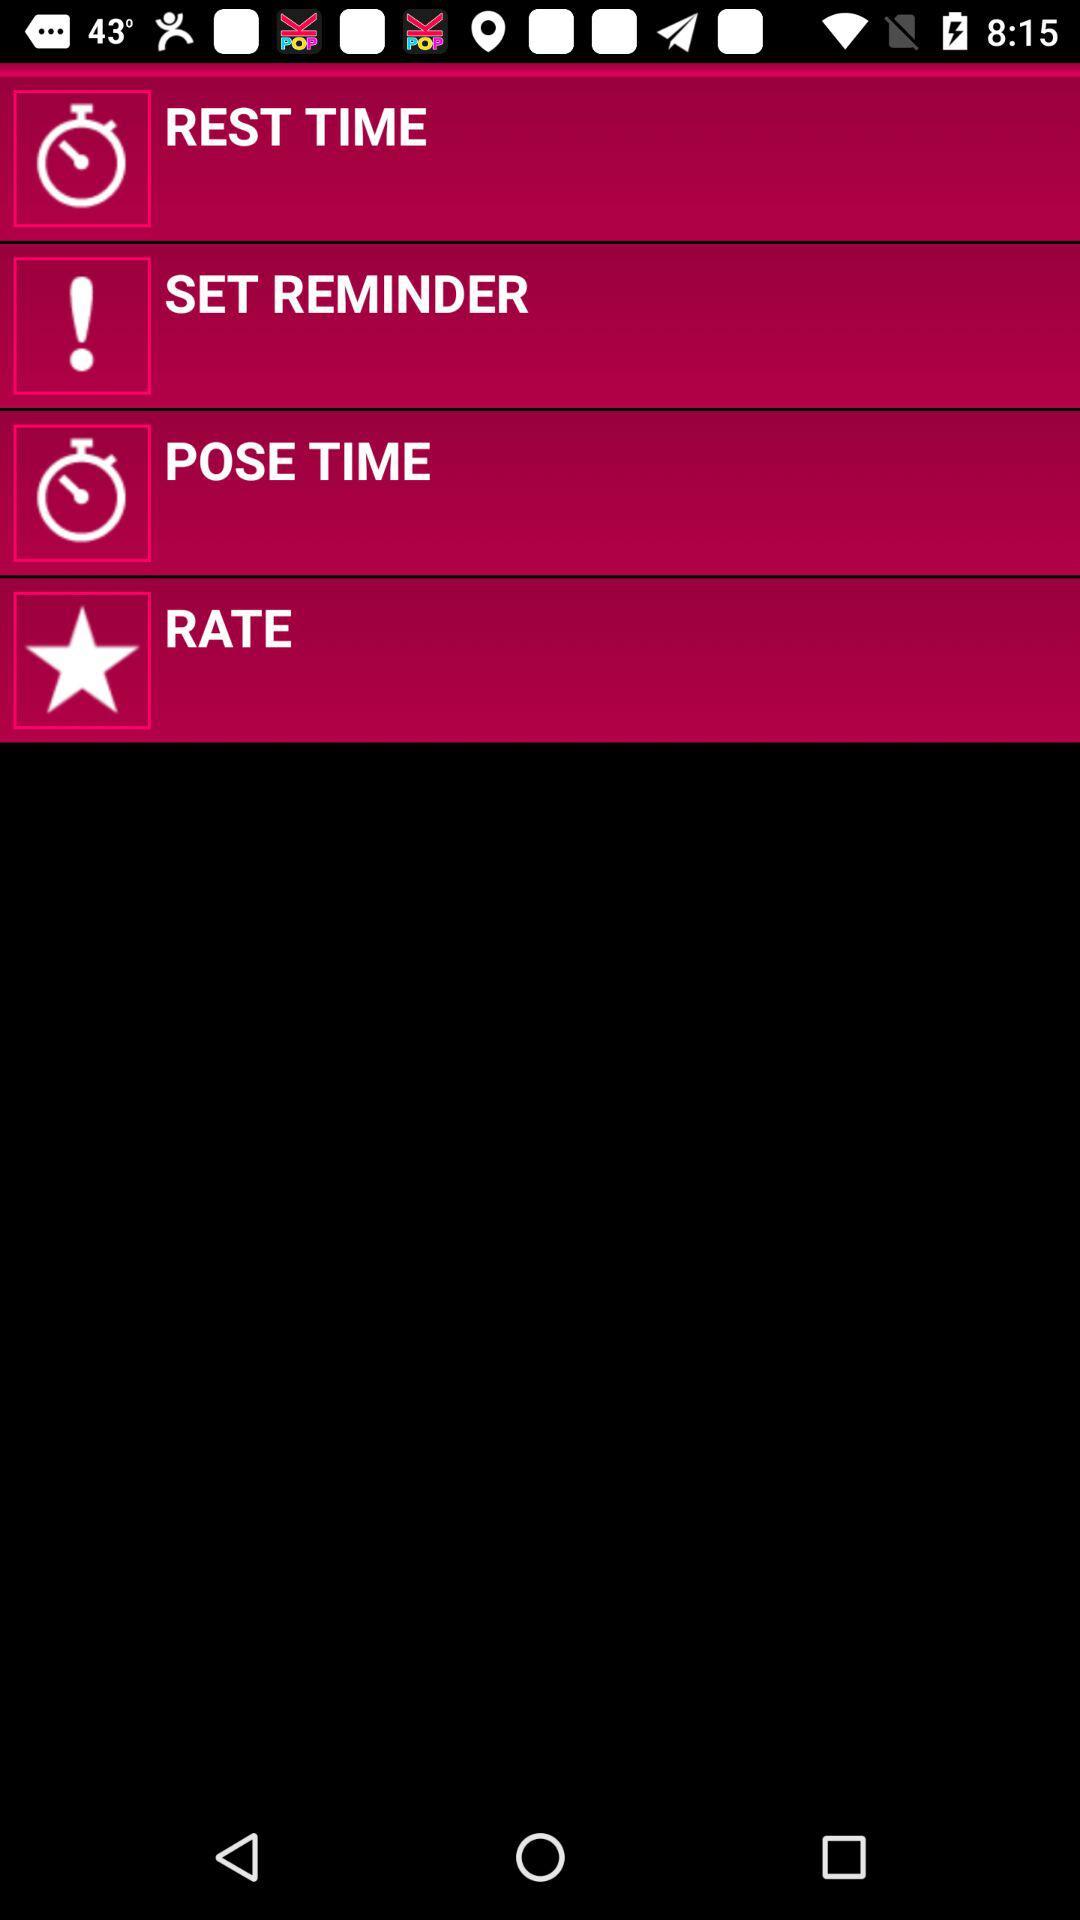  What do you see at coordinates (226, 625) in the screenshot?
I see `rate` at bounding box center [226, 625].